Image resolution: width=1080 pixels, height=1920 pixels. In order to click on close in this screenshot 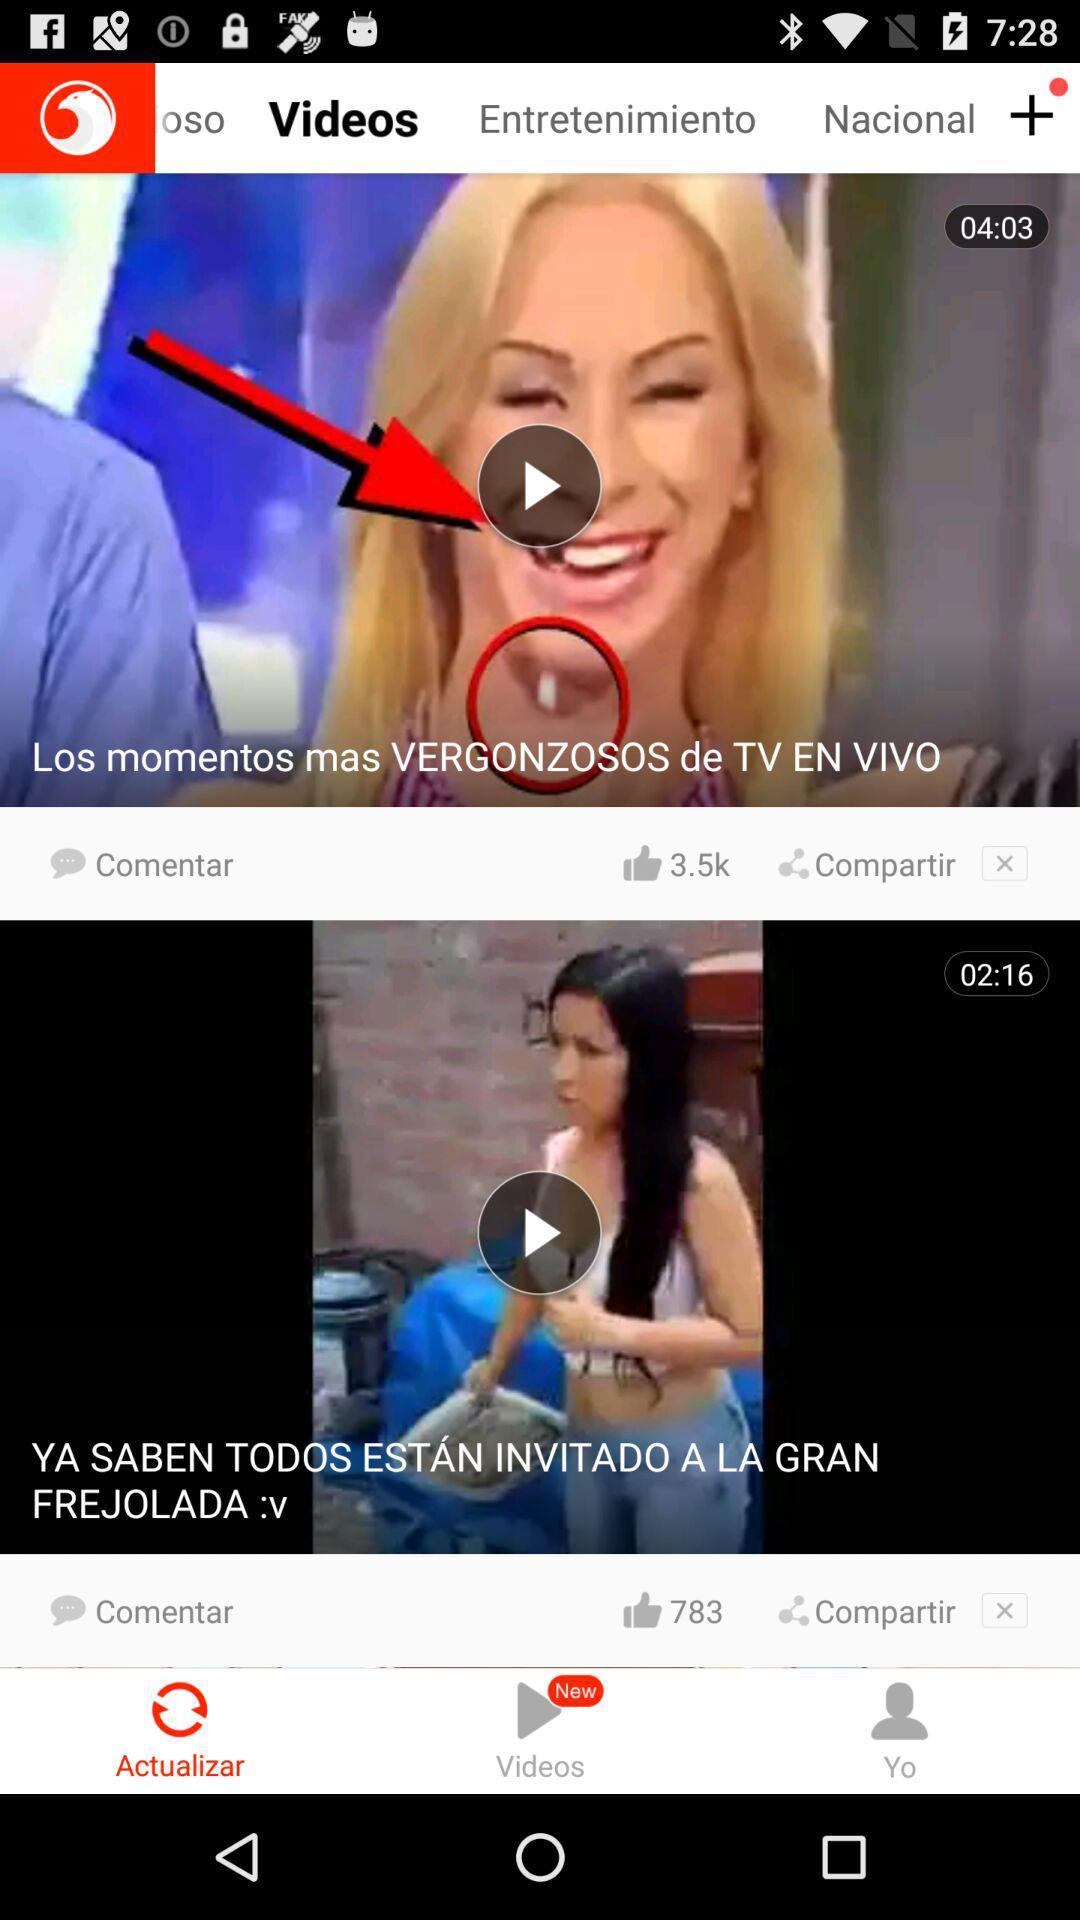, I will do `click(1004, 863)`.